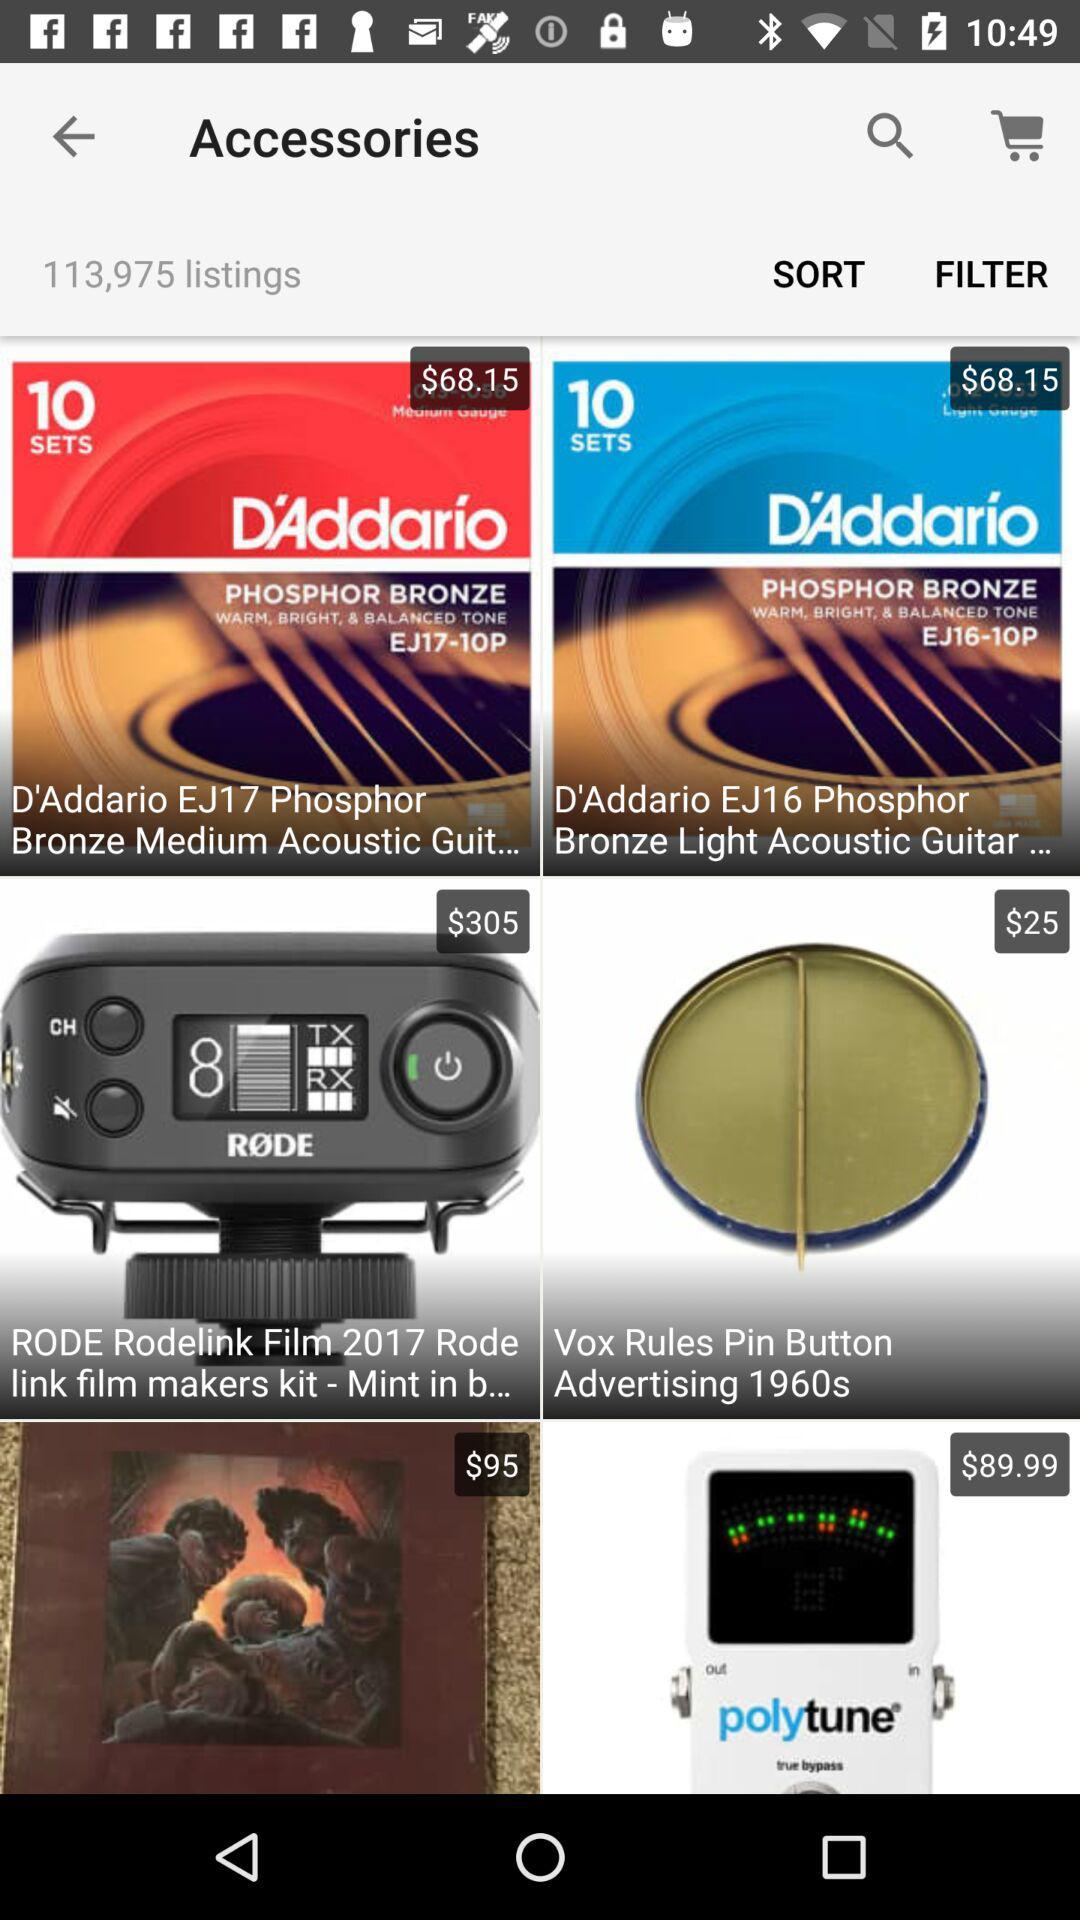  What do you see at coordinates (72, 135) in the screenshot?
I see `the item above the 113,975 listings` at bounding box center [72, 135].